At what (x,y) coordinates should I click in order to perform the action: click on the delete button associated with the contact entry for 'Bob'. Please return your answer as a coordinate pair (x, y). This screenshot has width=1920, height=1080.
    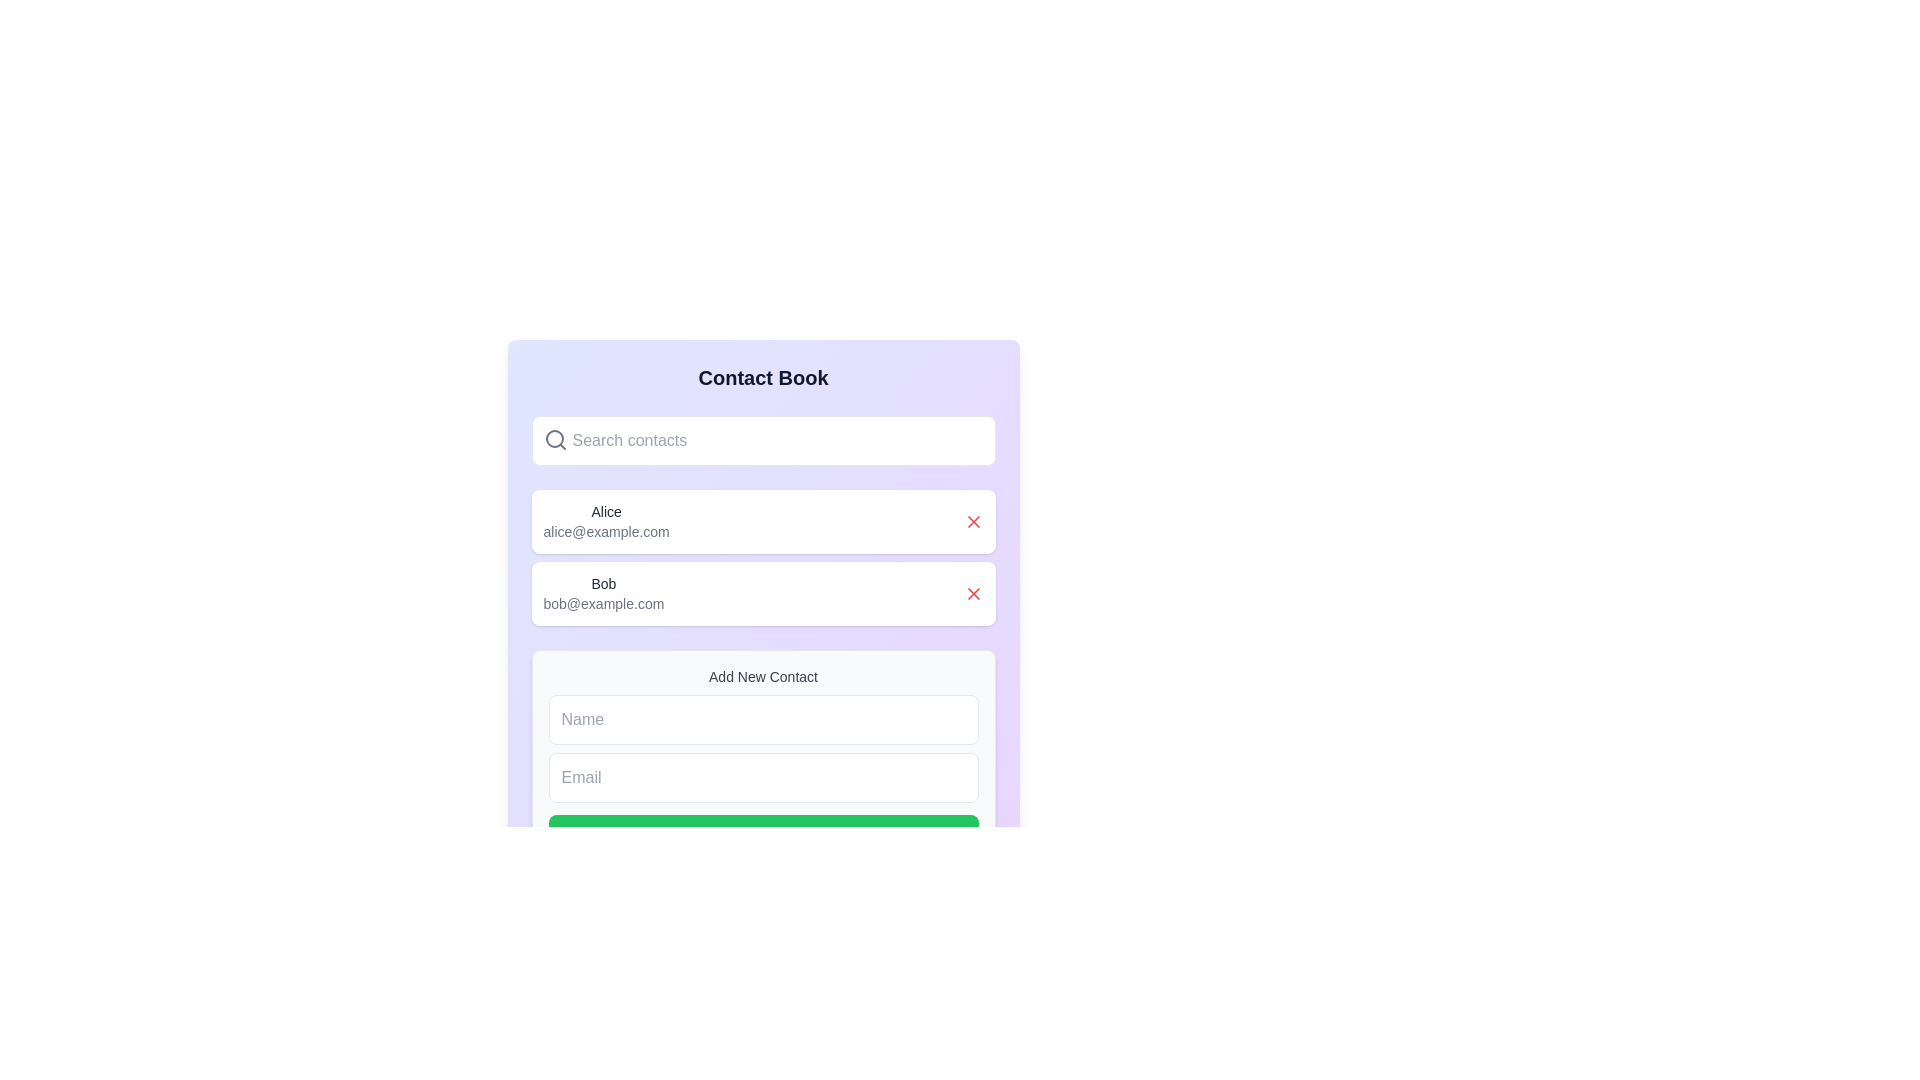
    Looking at the image, I should click on (973, 593).